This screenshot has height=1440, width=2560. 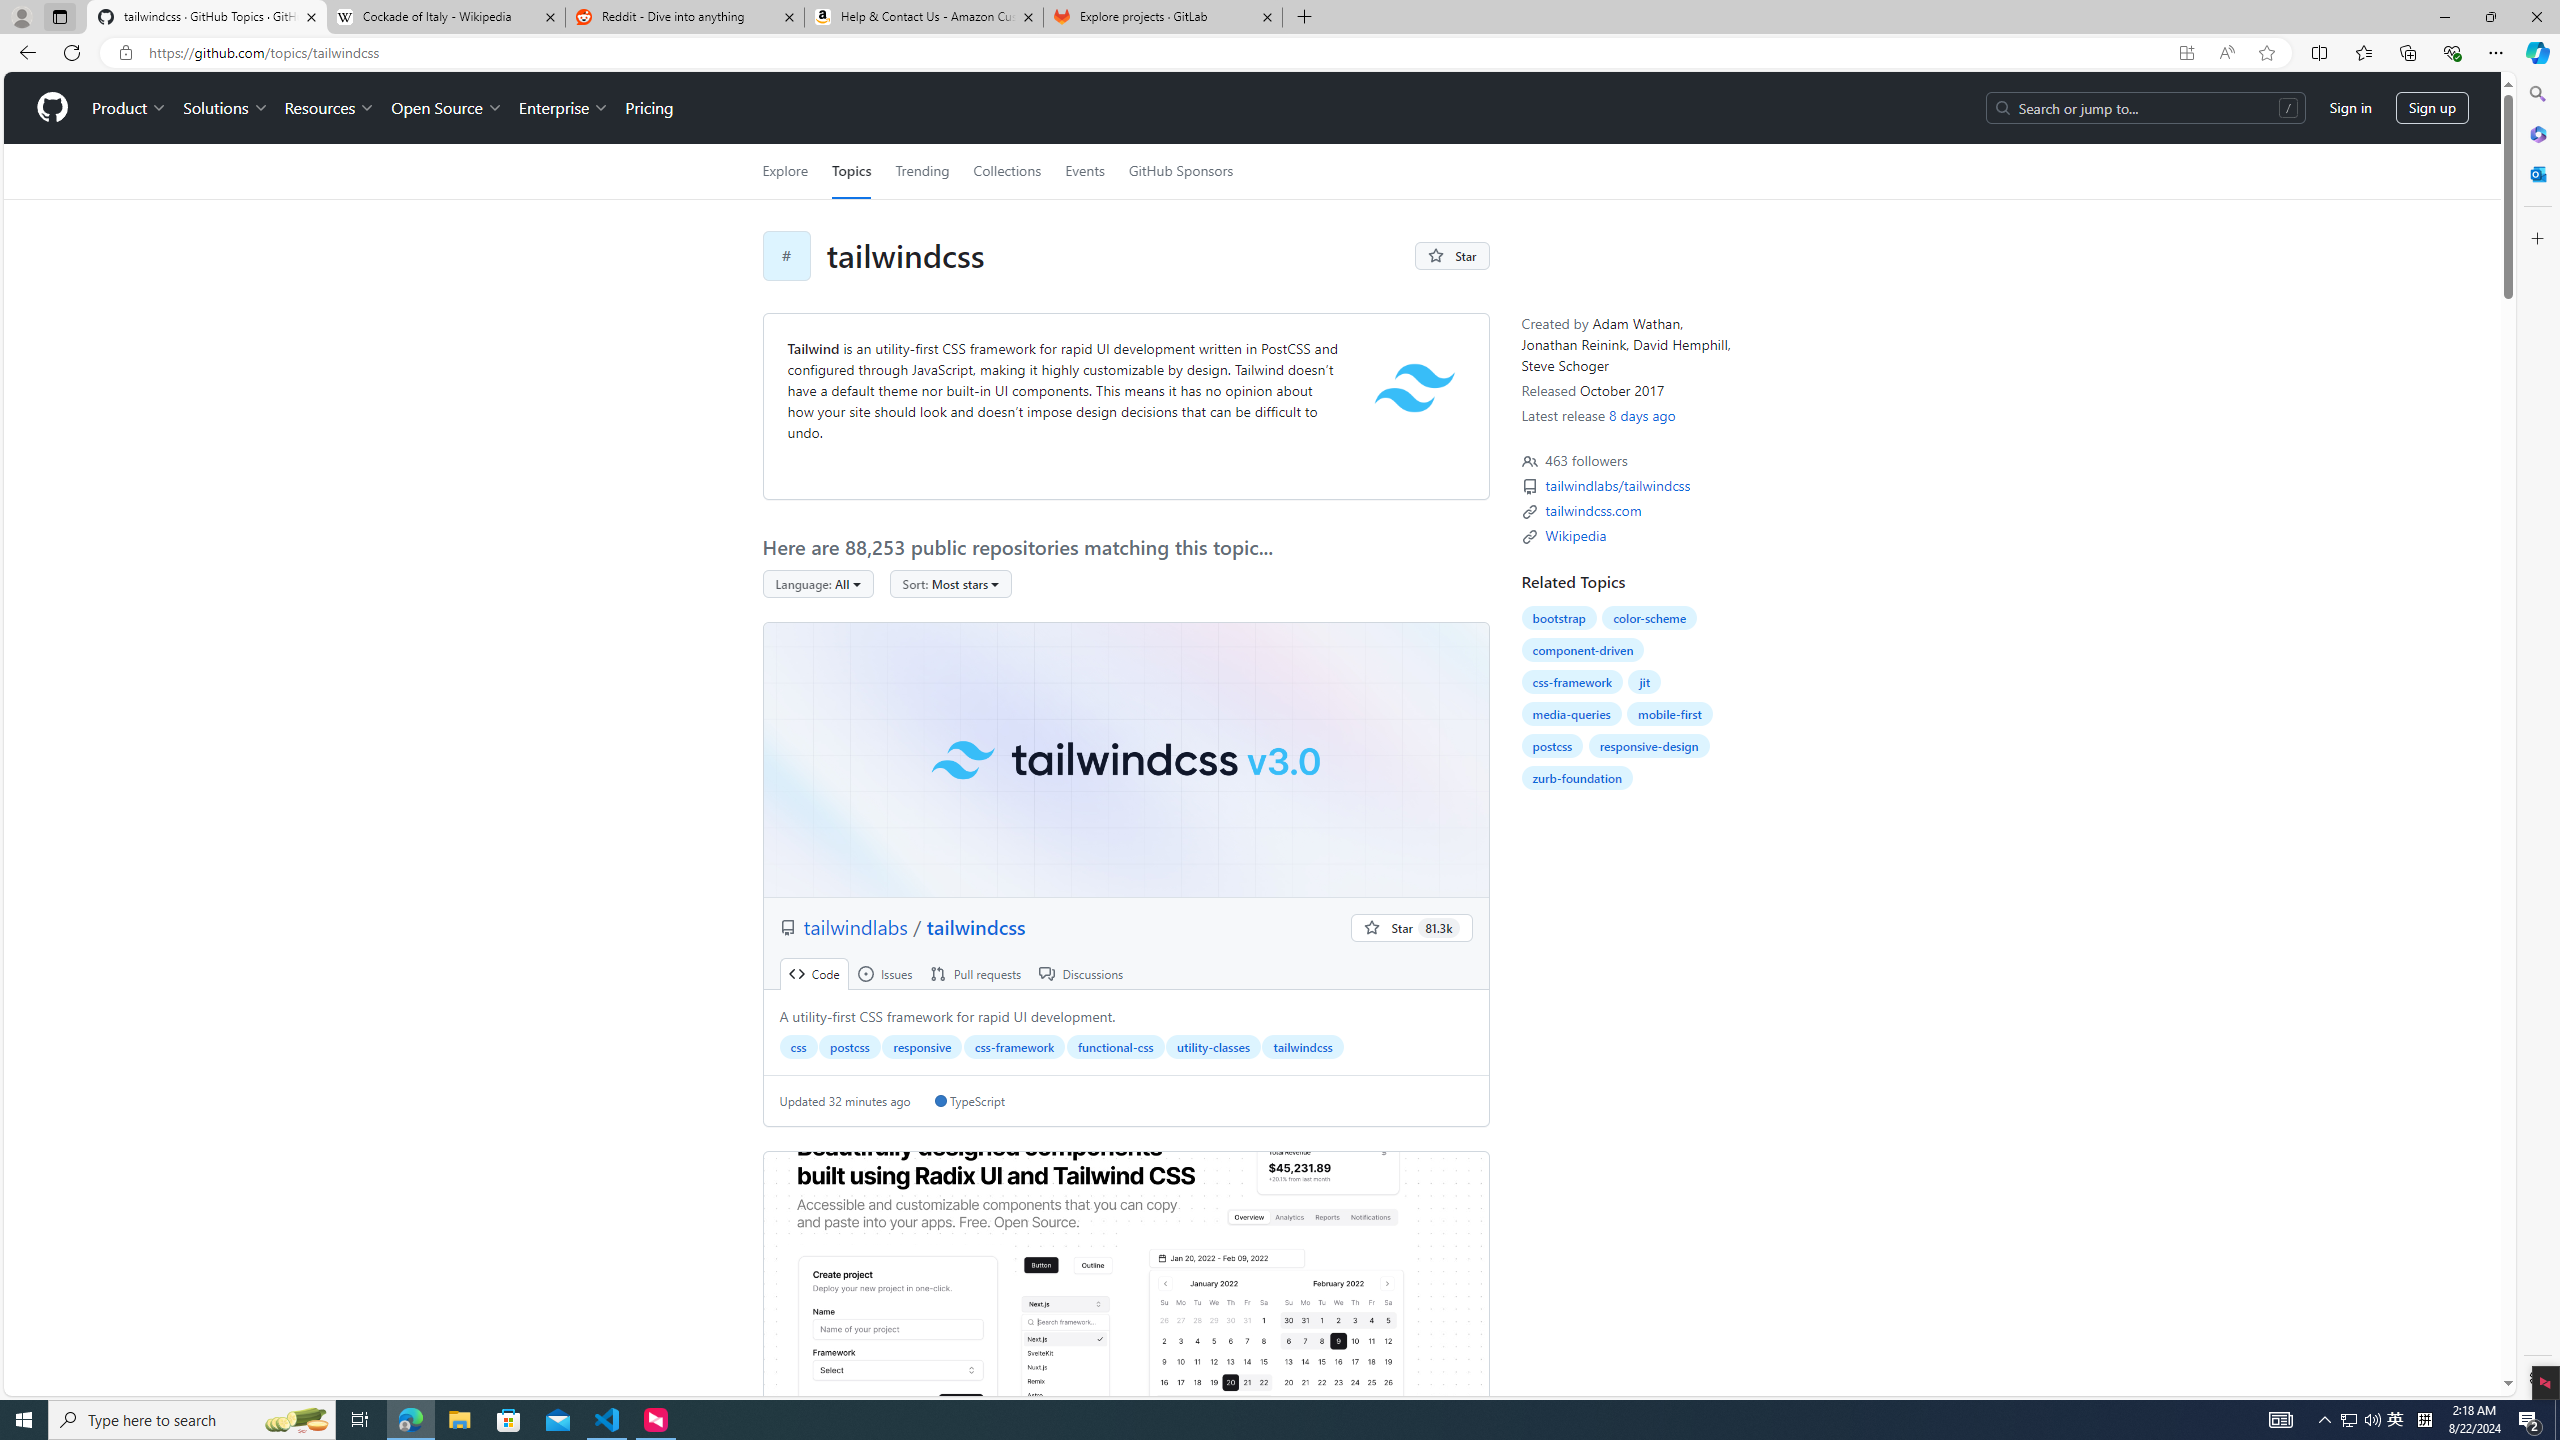 I want to click on ' Pull requests', so click(x=975, y=973).